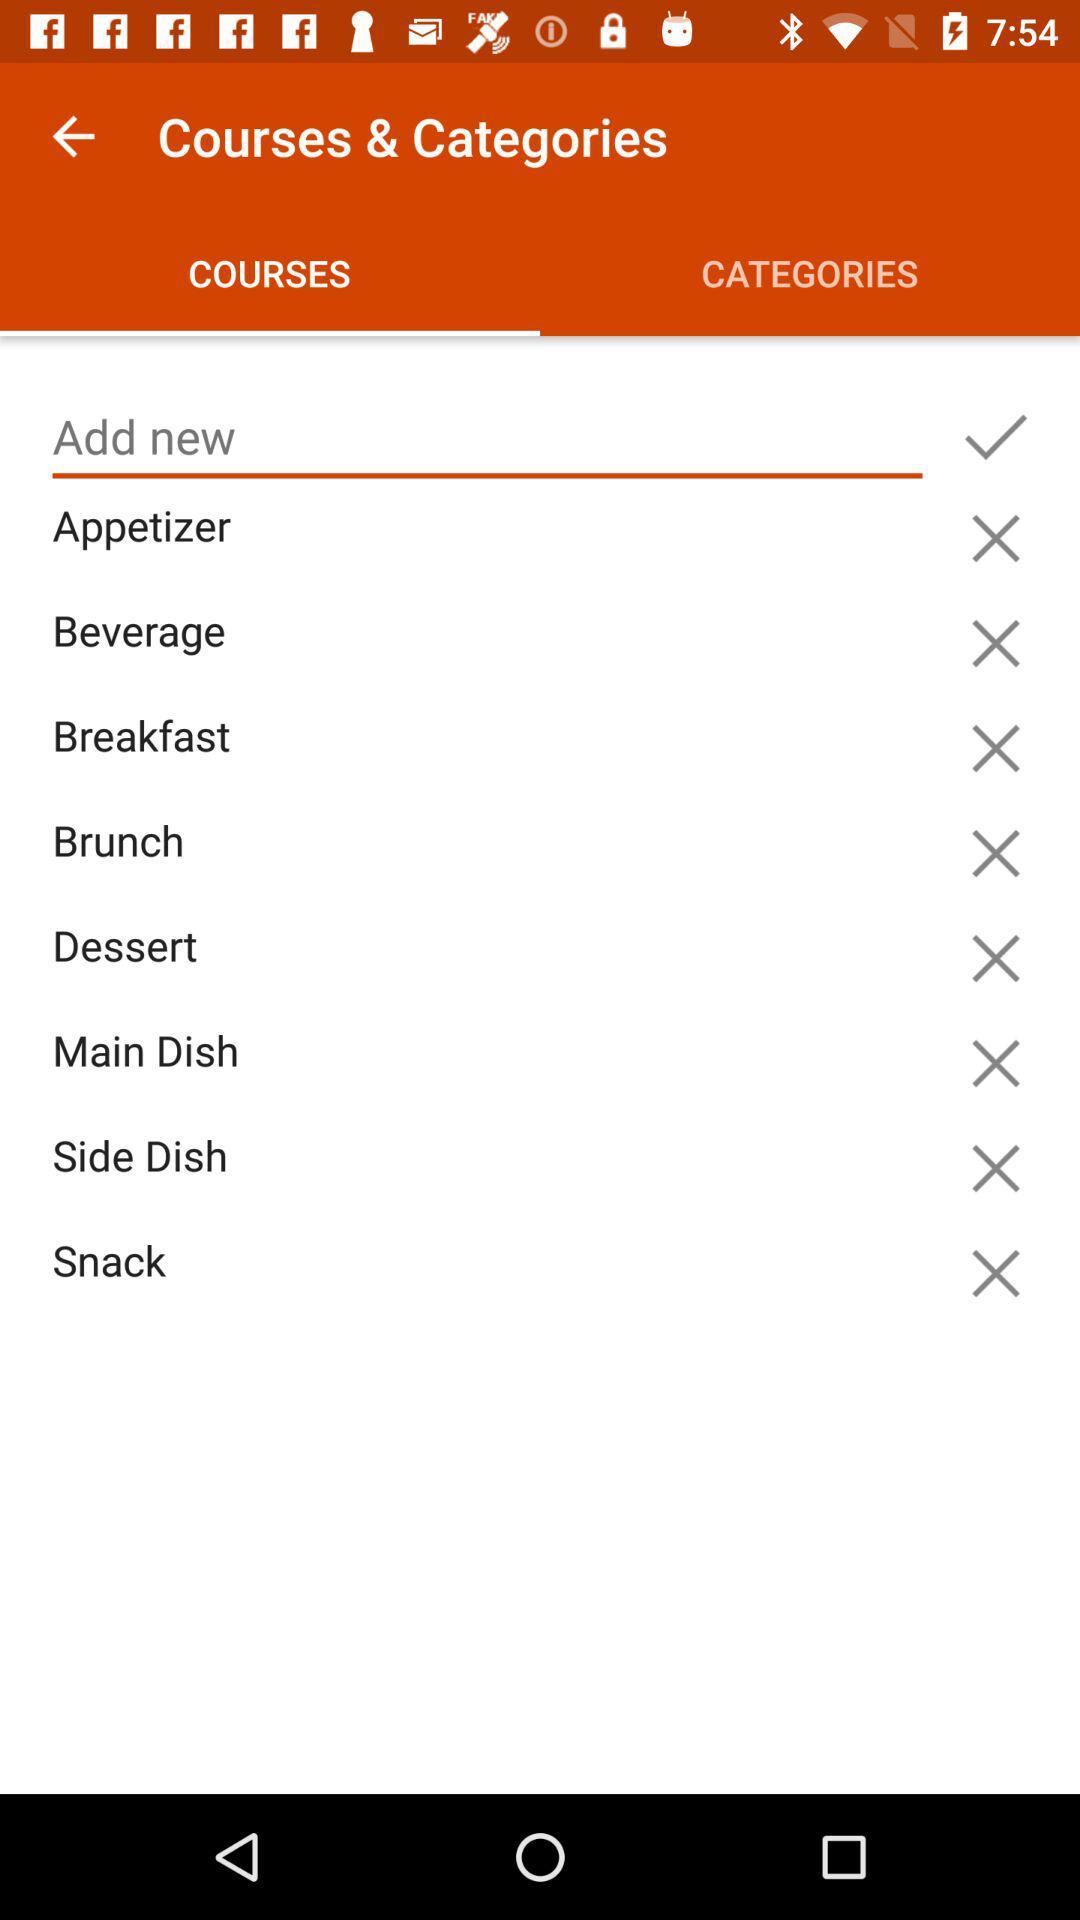  Describe the element at coordinates (492, 653) in the screenshot. I see `beverage` at that location.